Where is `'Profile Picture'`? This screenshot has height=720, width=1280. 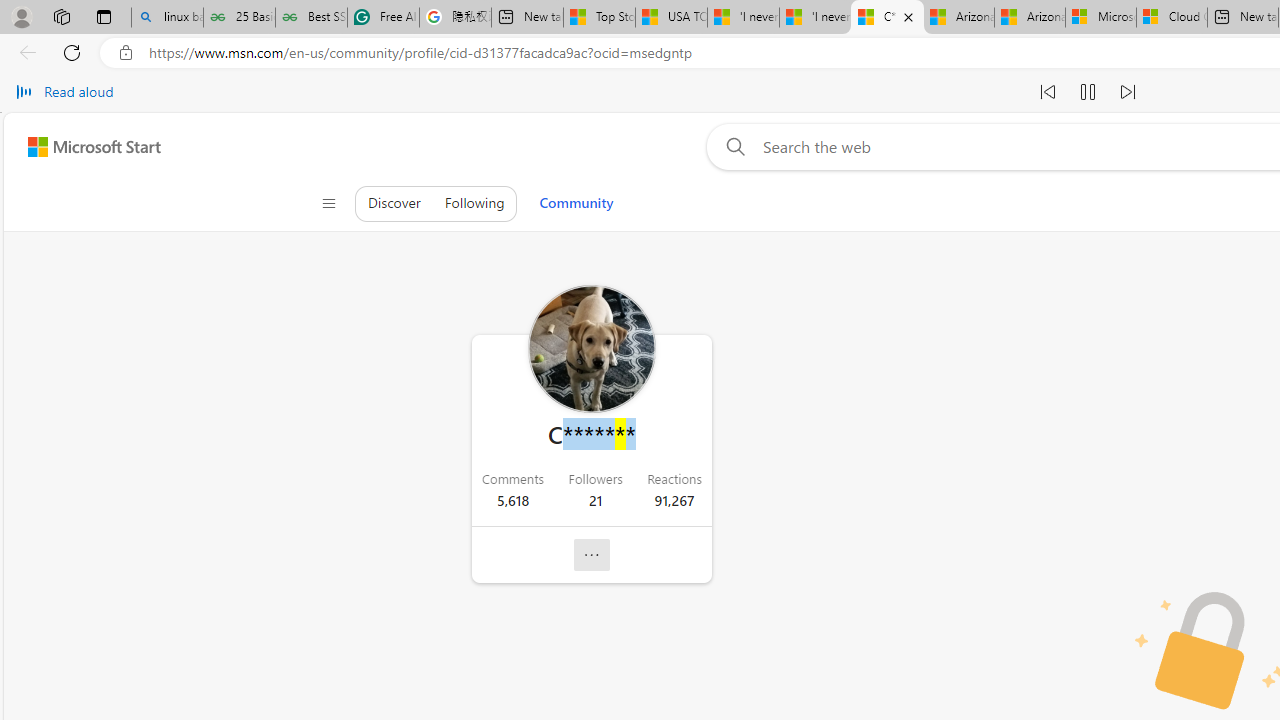
'Profile Picture' is located at coordinates (590, 348).